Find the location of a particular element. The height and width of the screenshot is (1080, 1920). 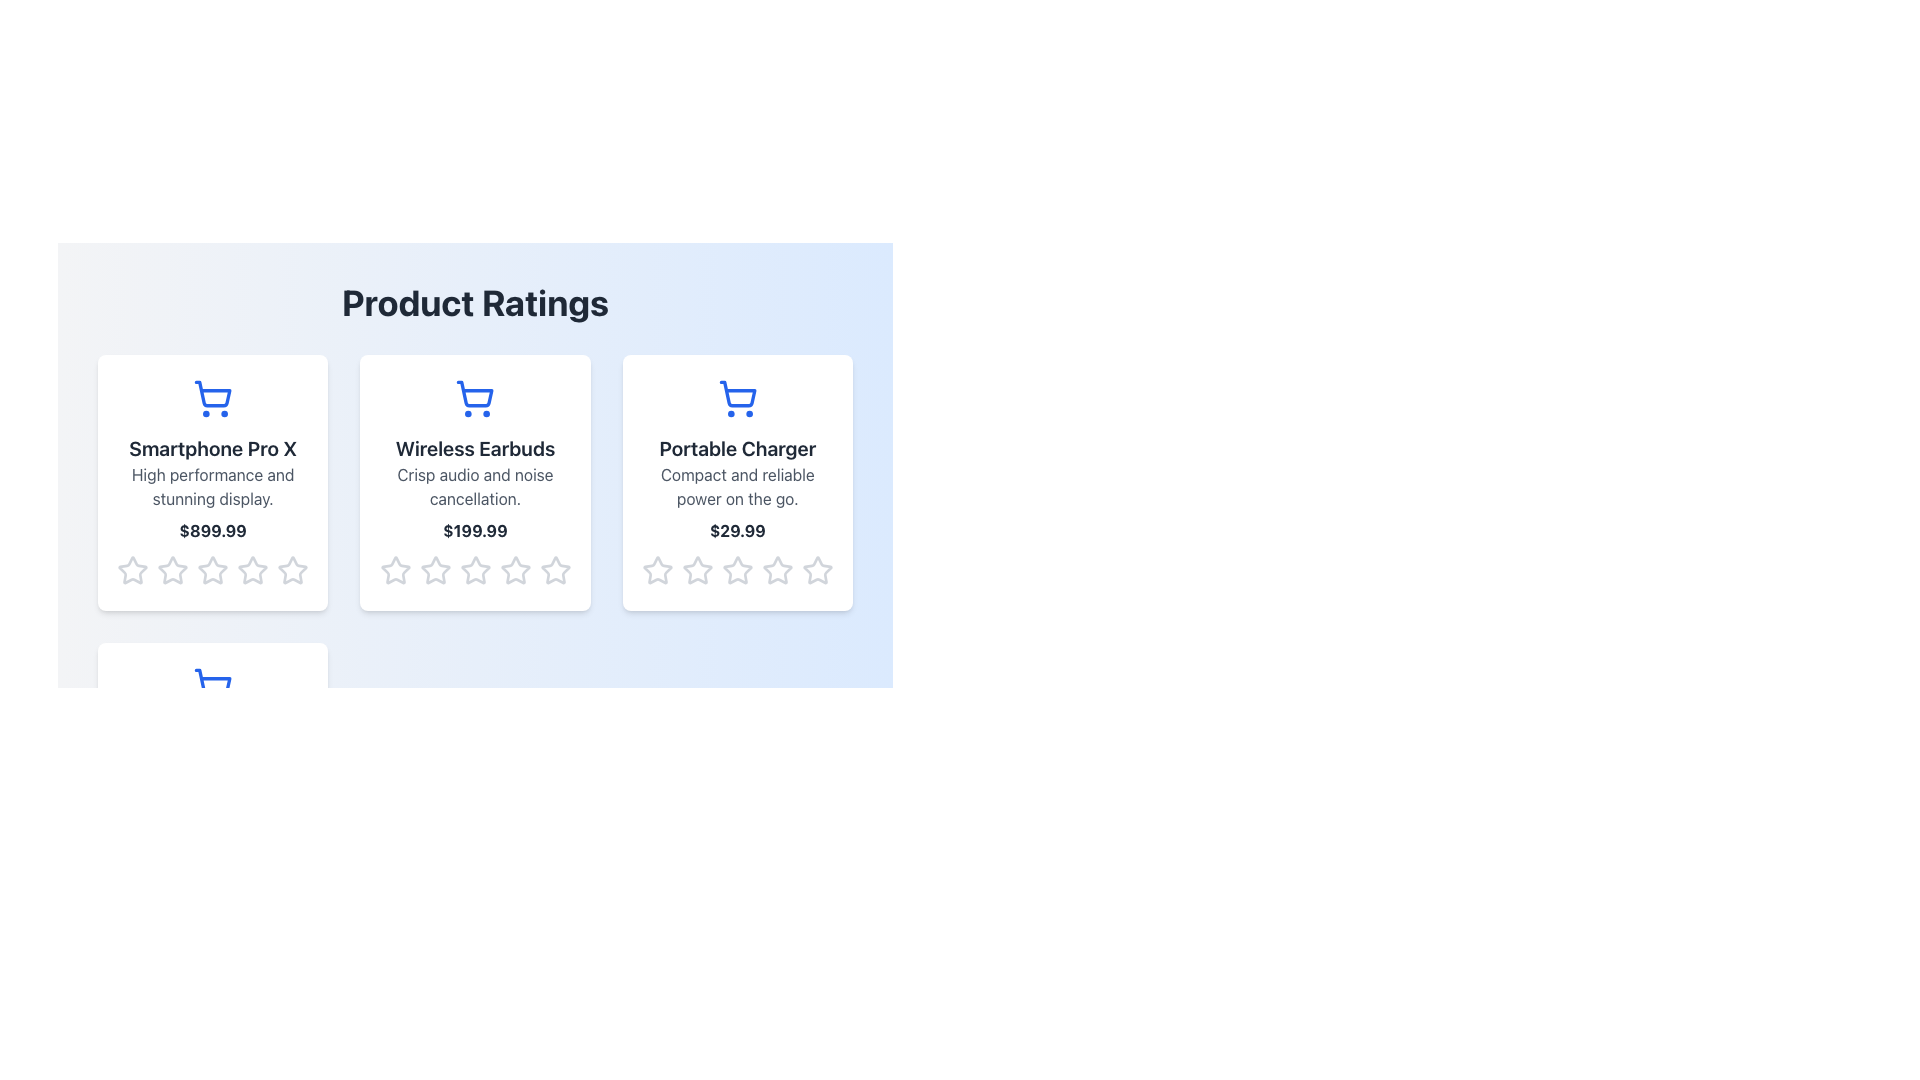

the text label displaying 'Wireless Earbuds' in bold, dark gray font, located in the middle column of a three-column grid, positioned above a description text is located at coordinates (474, 447).